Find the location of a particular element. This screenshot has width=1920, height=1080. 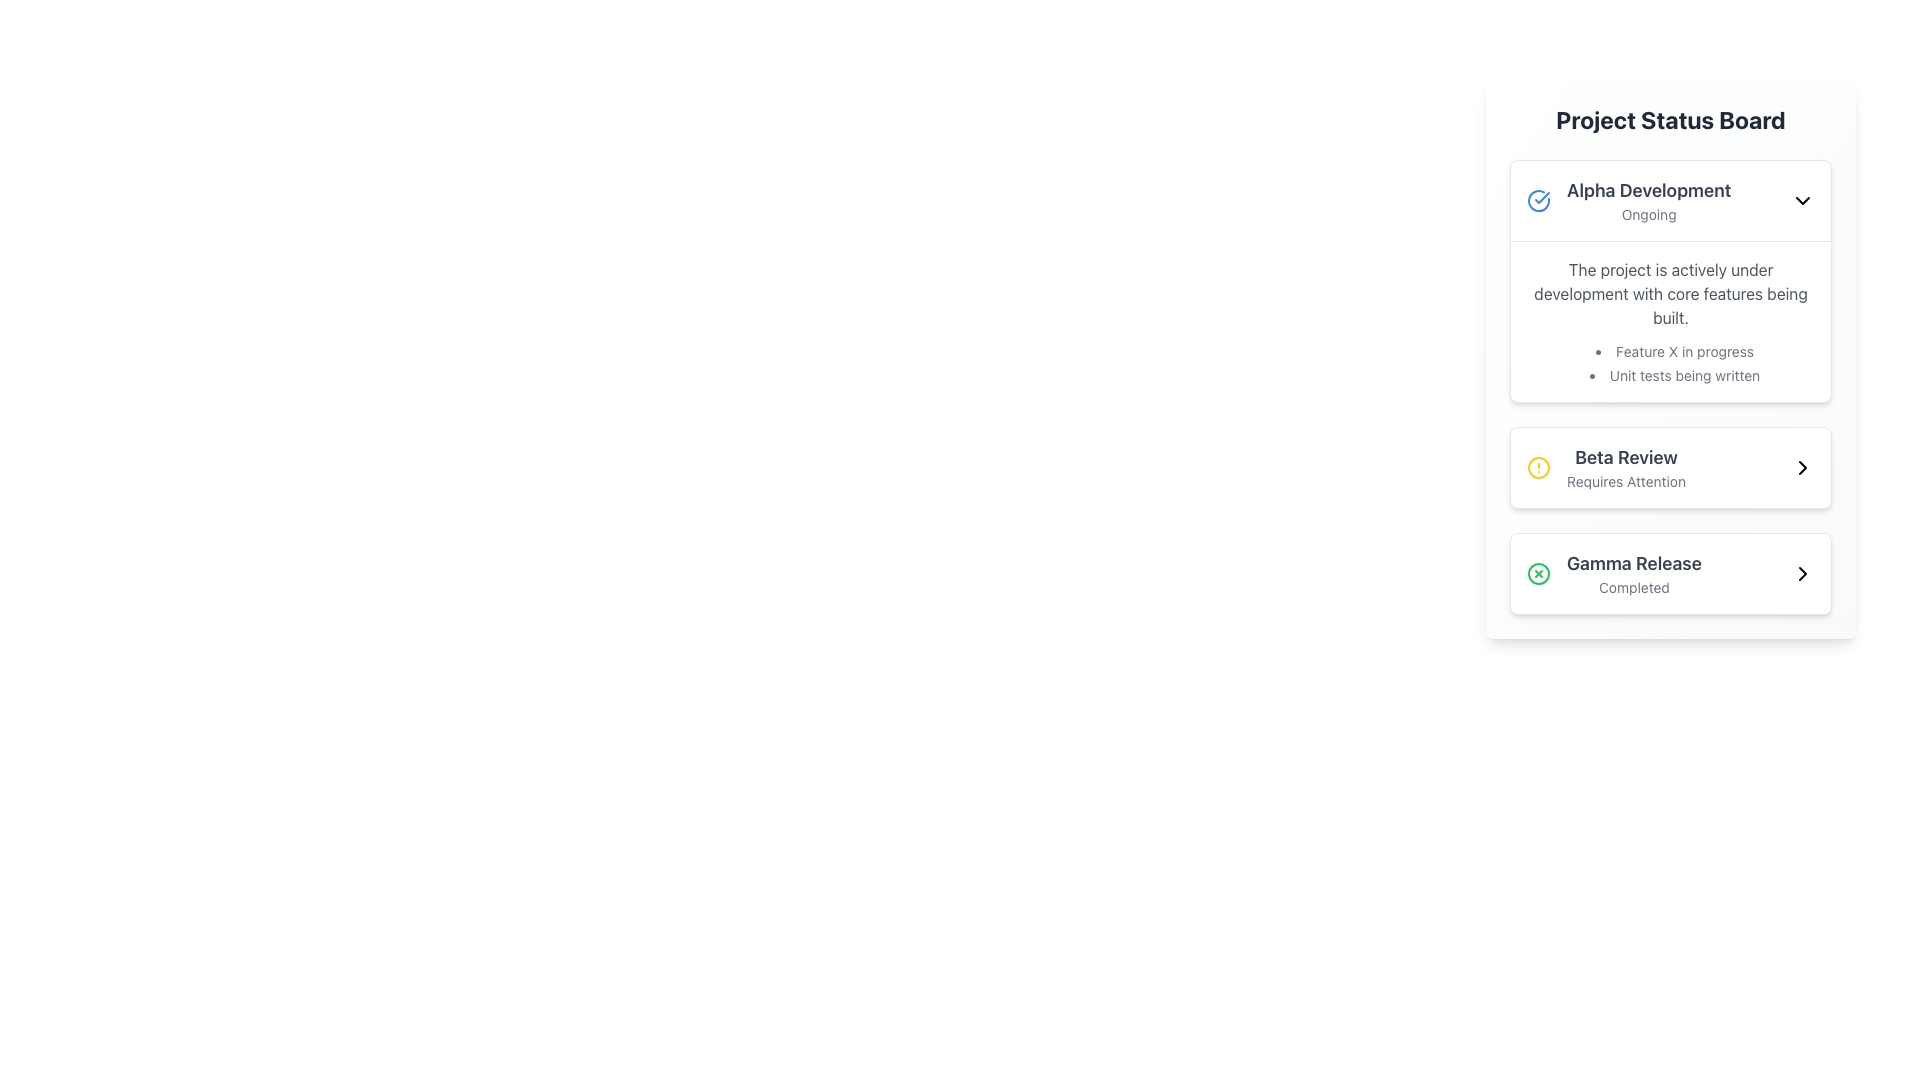

displayed text of the Project status label which shows 'Alpha Development' and 'Ongoing', located at the top of the Project Status Board is located at coordinates (1629, 200).